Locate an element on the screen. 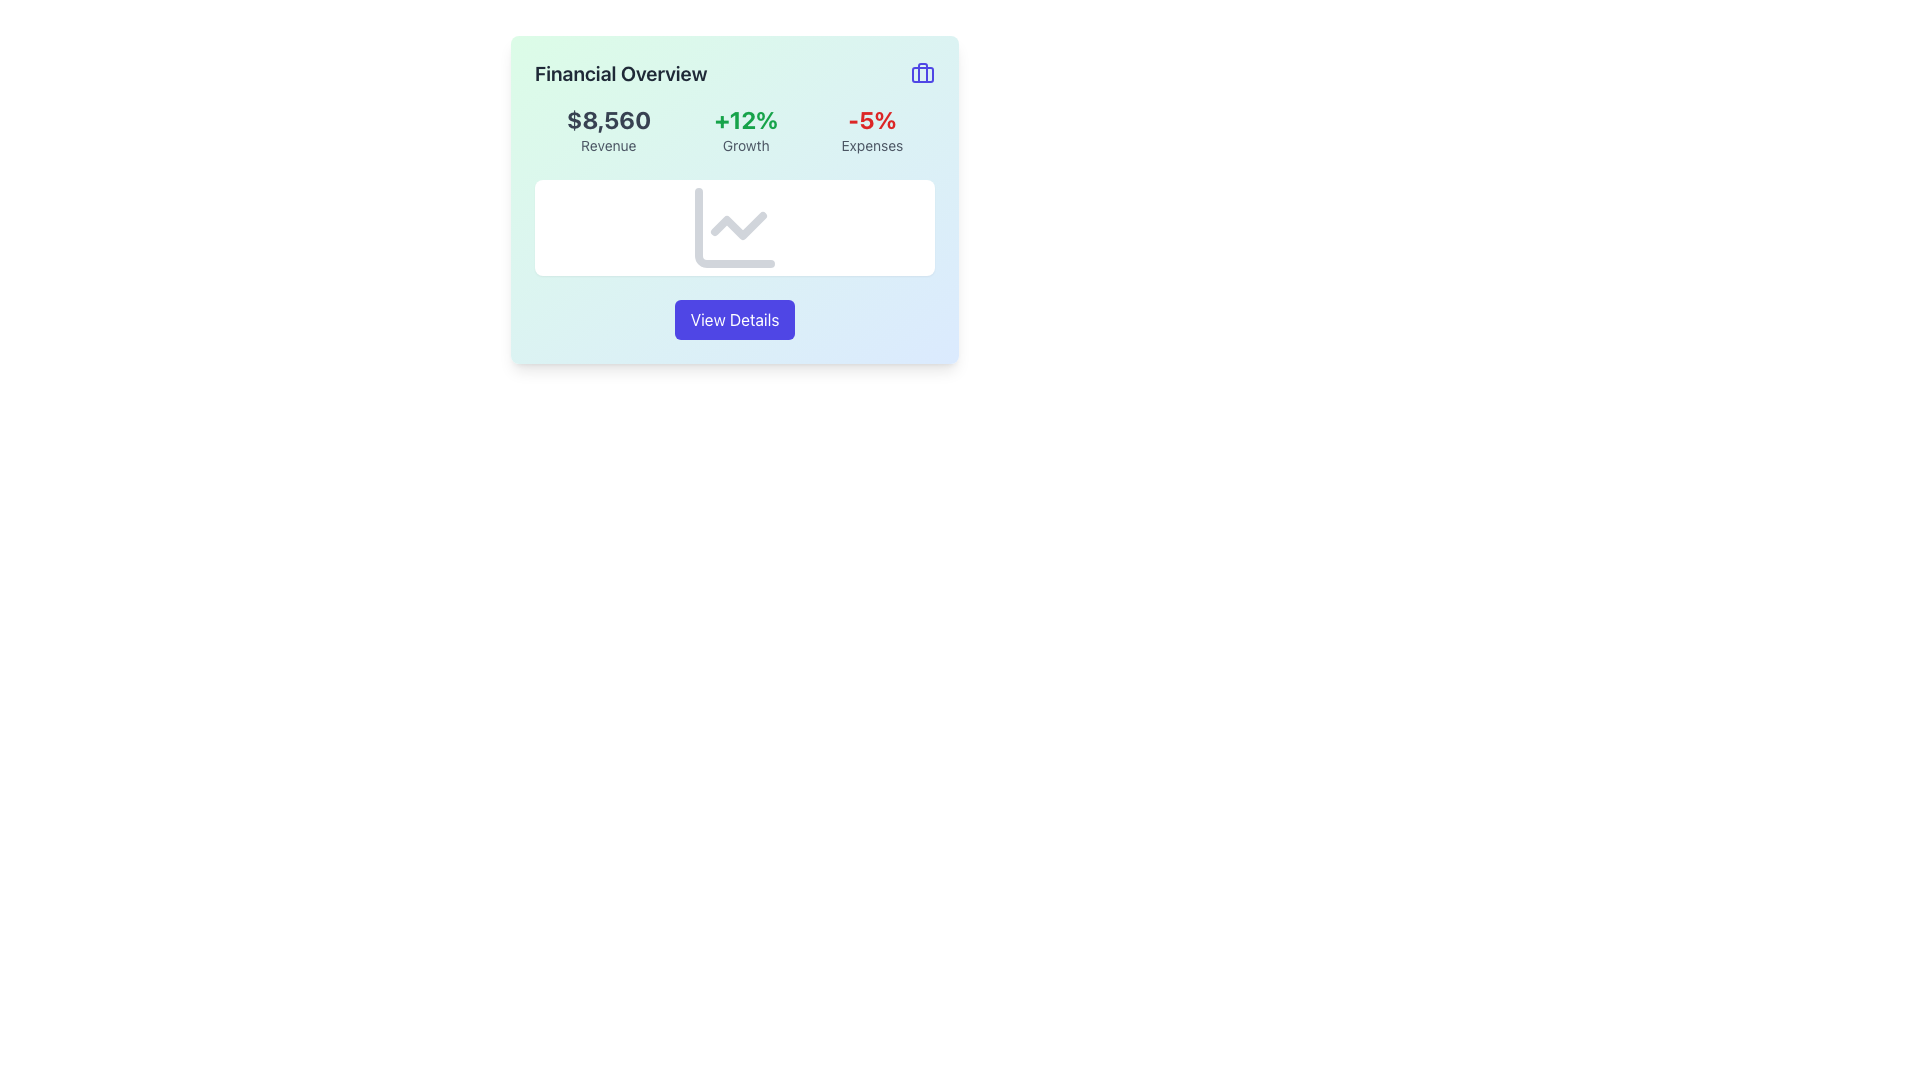 This screenshot has width=1920, height=1080. the positive growth percentage text element located under 'Financial Overview' between 'Revenue' and 'Expenses' is located at coordinates (745, 119).